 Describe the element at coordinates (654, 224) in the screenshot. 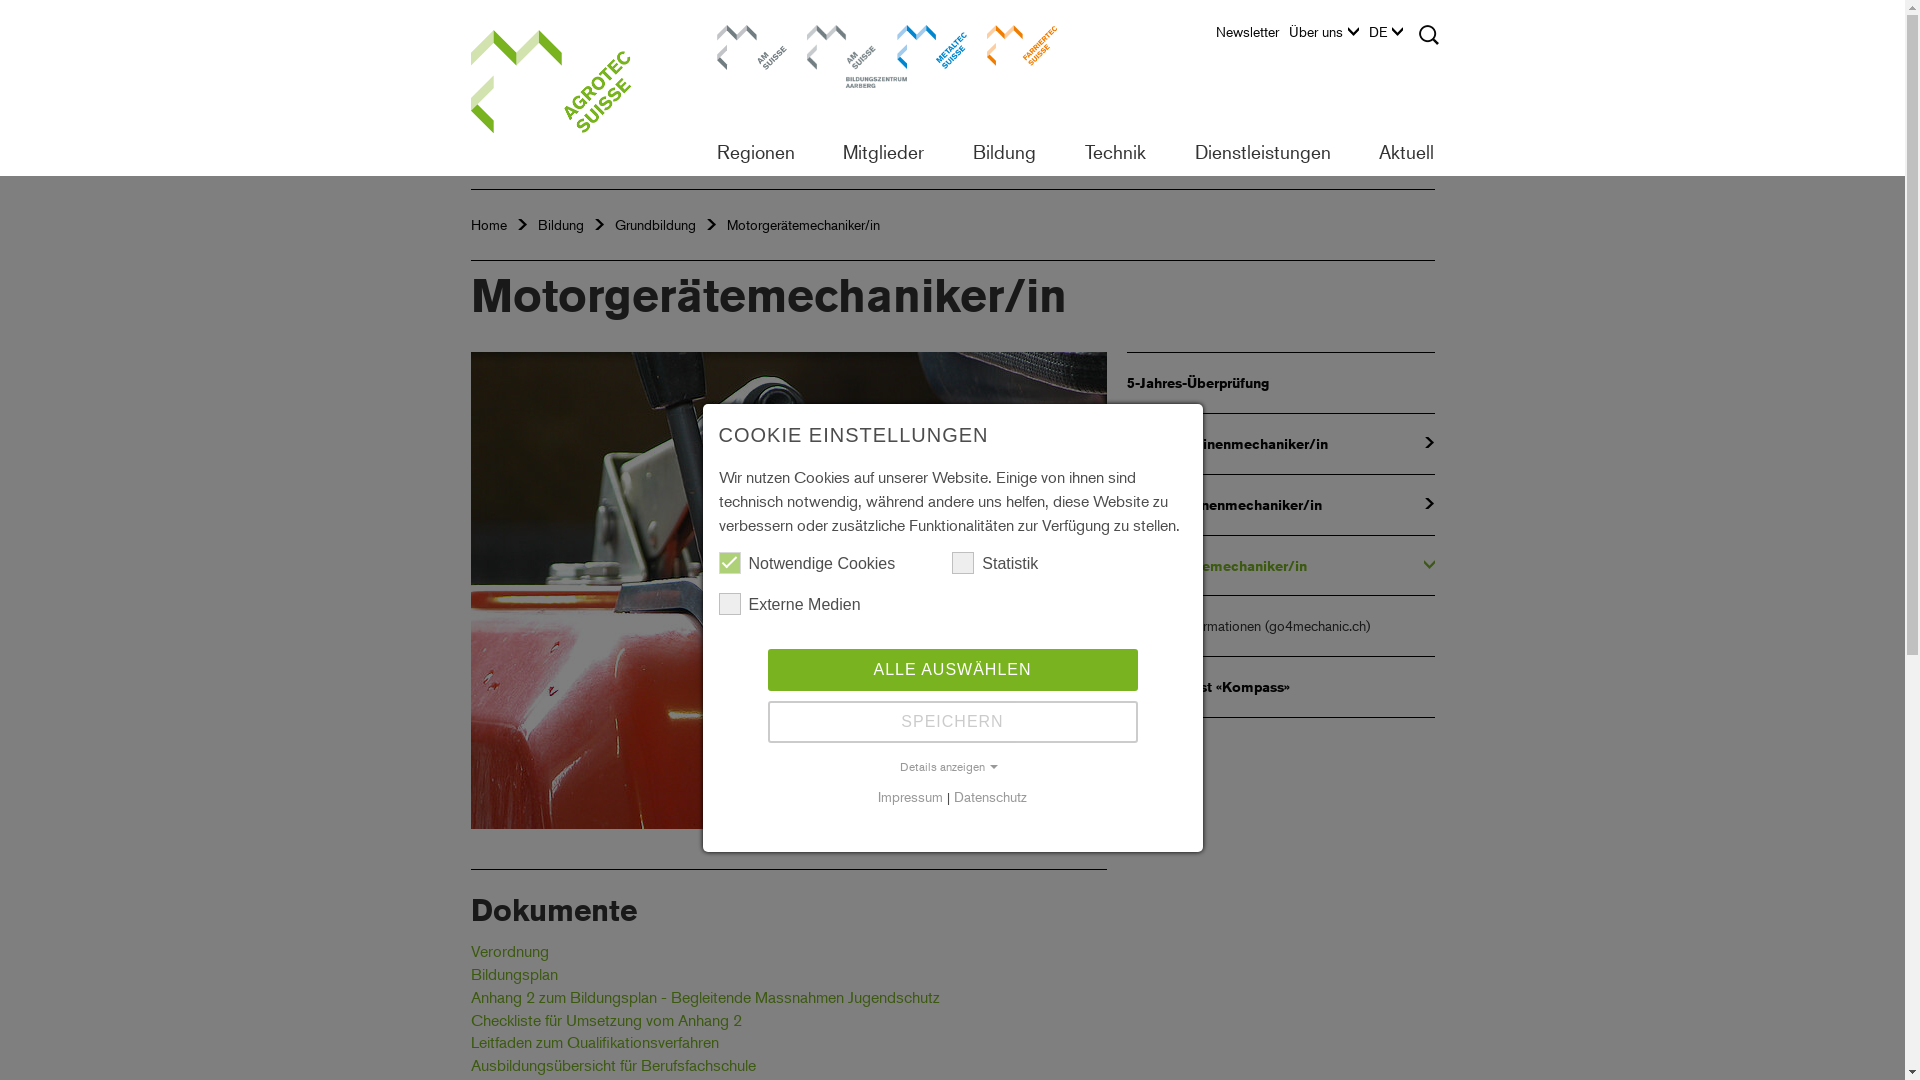

I see `'Grundbildung'` at that location.